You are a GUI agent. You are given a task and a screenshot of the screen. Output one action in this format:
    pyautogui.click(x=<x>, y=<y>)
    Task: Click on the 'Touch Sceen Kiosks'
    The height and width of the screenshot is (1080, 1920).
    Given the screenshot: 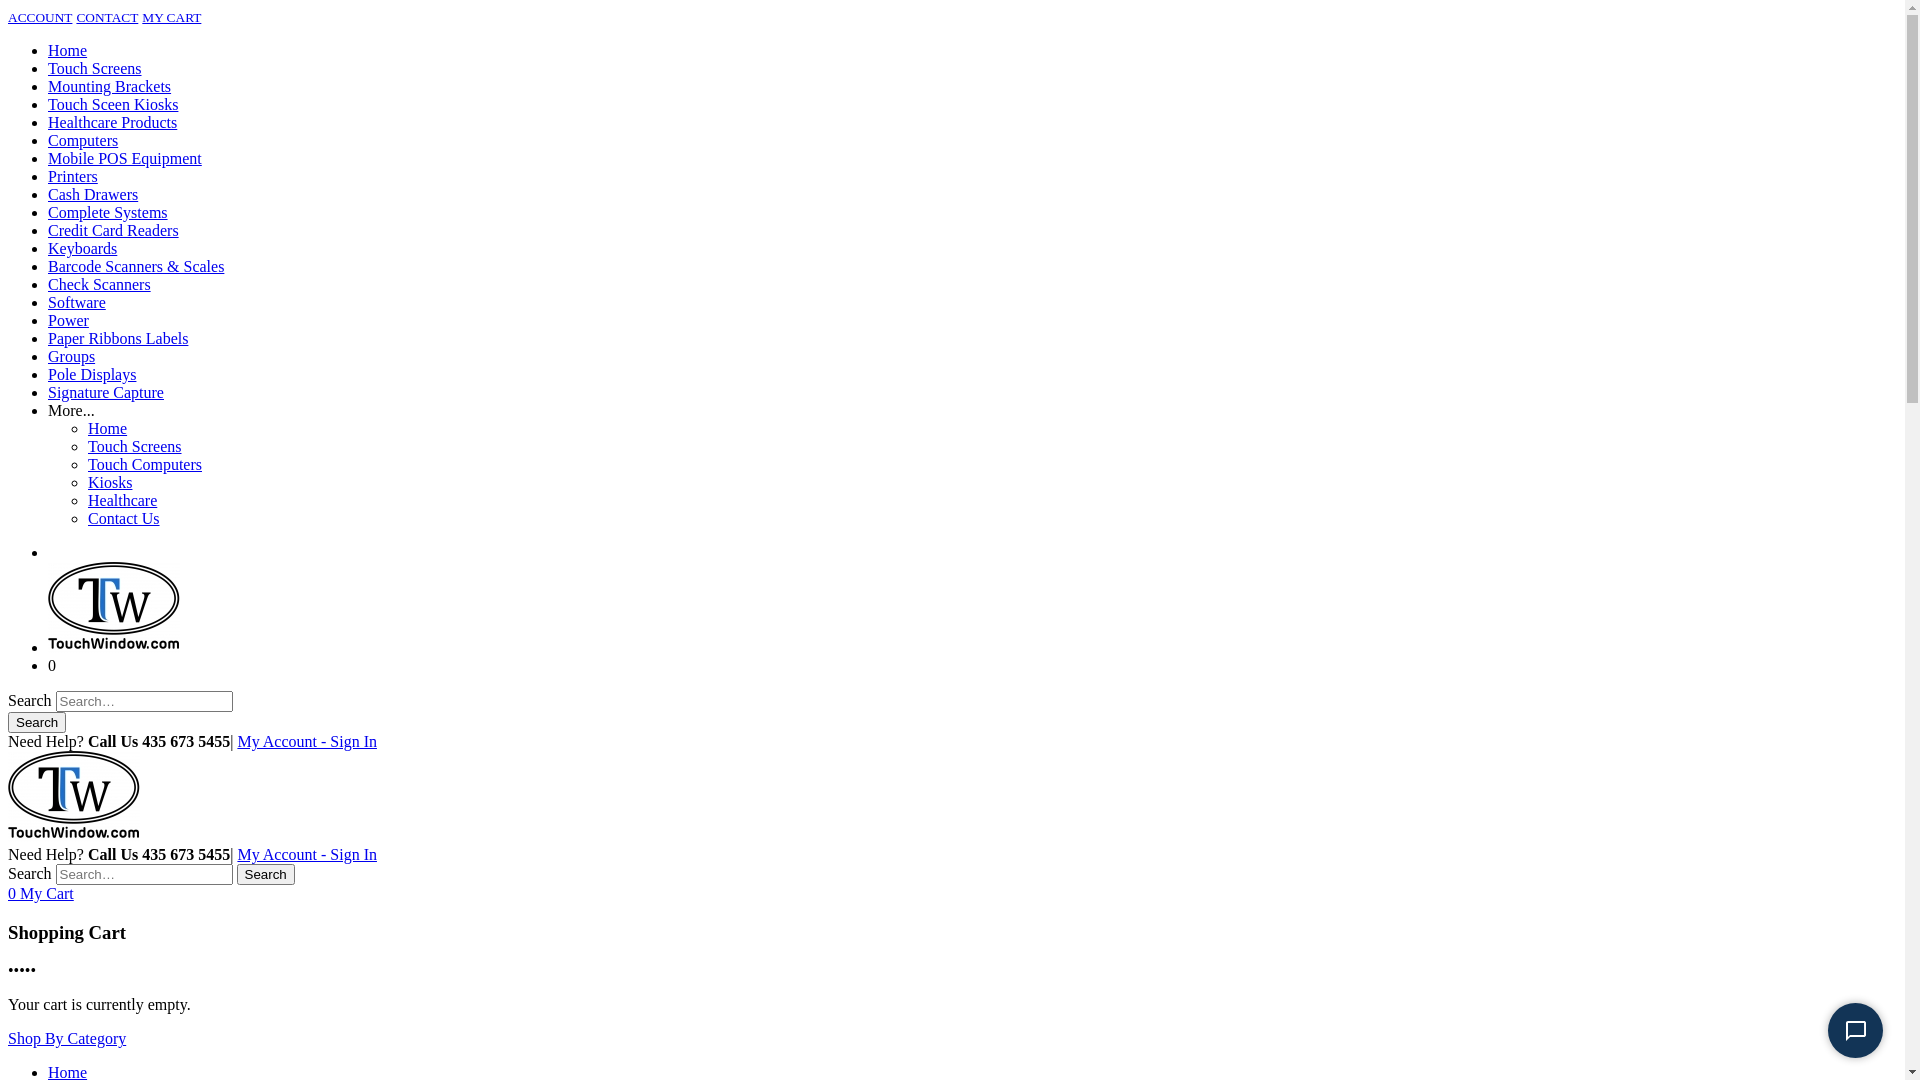 What is the action you would take?
    pyautogui.click(x=112, y=104)
    